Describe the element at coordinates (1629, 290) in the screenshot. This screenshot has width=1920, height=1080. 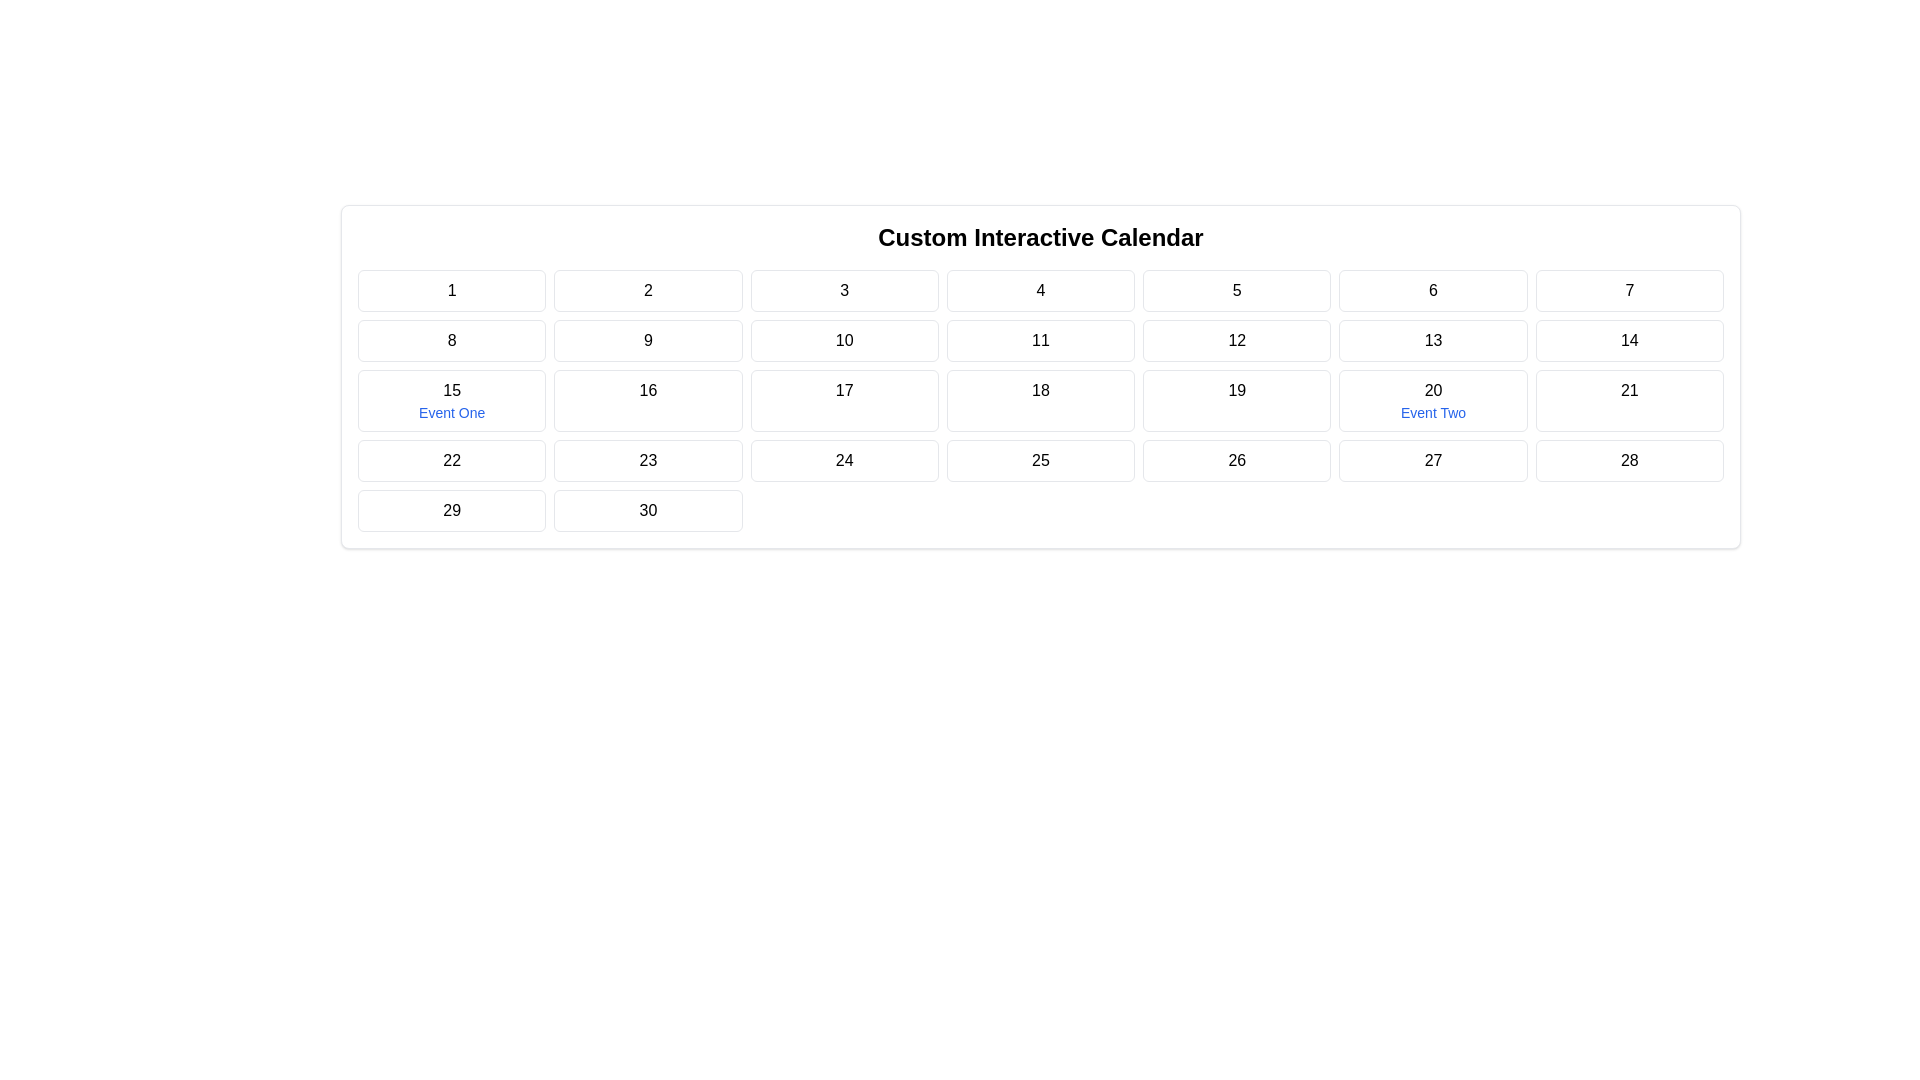
I see `the Calendar Day Cell that contains the numeral '7', which is a square-shaped section with rounded edges located at the far right of the top row in the calendar interface` at that location.